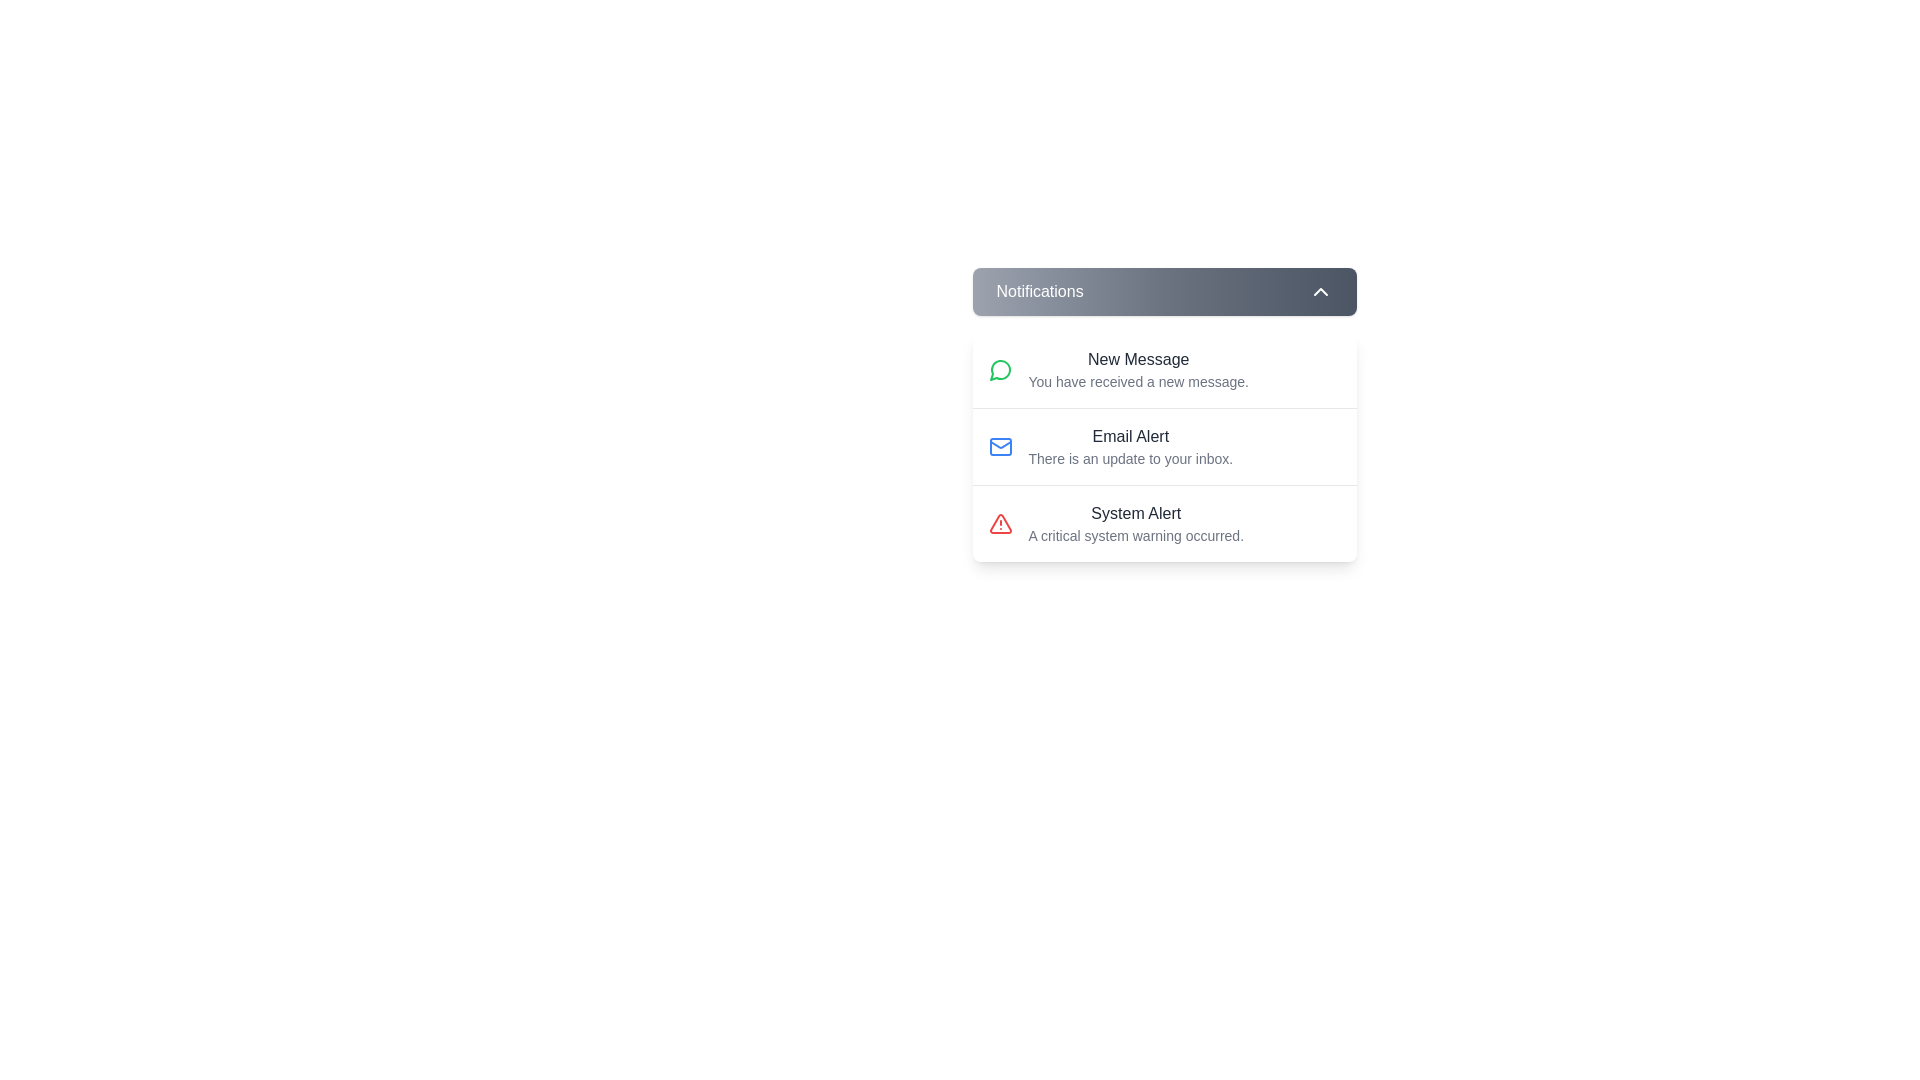 Image resolution: width=1920 pixels, height=1080 pixels. What do you see at coordinates (1130, 435) in the screenshot?
I see `the 'Email Alert' text label, which is styled in bold, dark gray font and serves as the title for the notification above the message 'There is an update to your inbox.'` at bounding box center [1130, 435].